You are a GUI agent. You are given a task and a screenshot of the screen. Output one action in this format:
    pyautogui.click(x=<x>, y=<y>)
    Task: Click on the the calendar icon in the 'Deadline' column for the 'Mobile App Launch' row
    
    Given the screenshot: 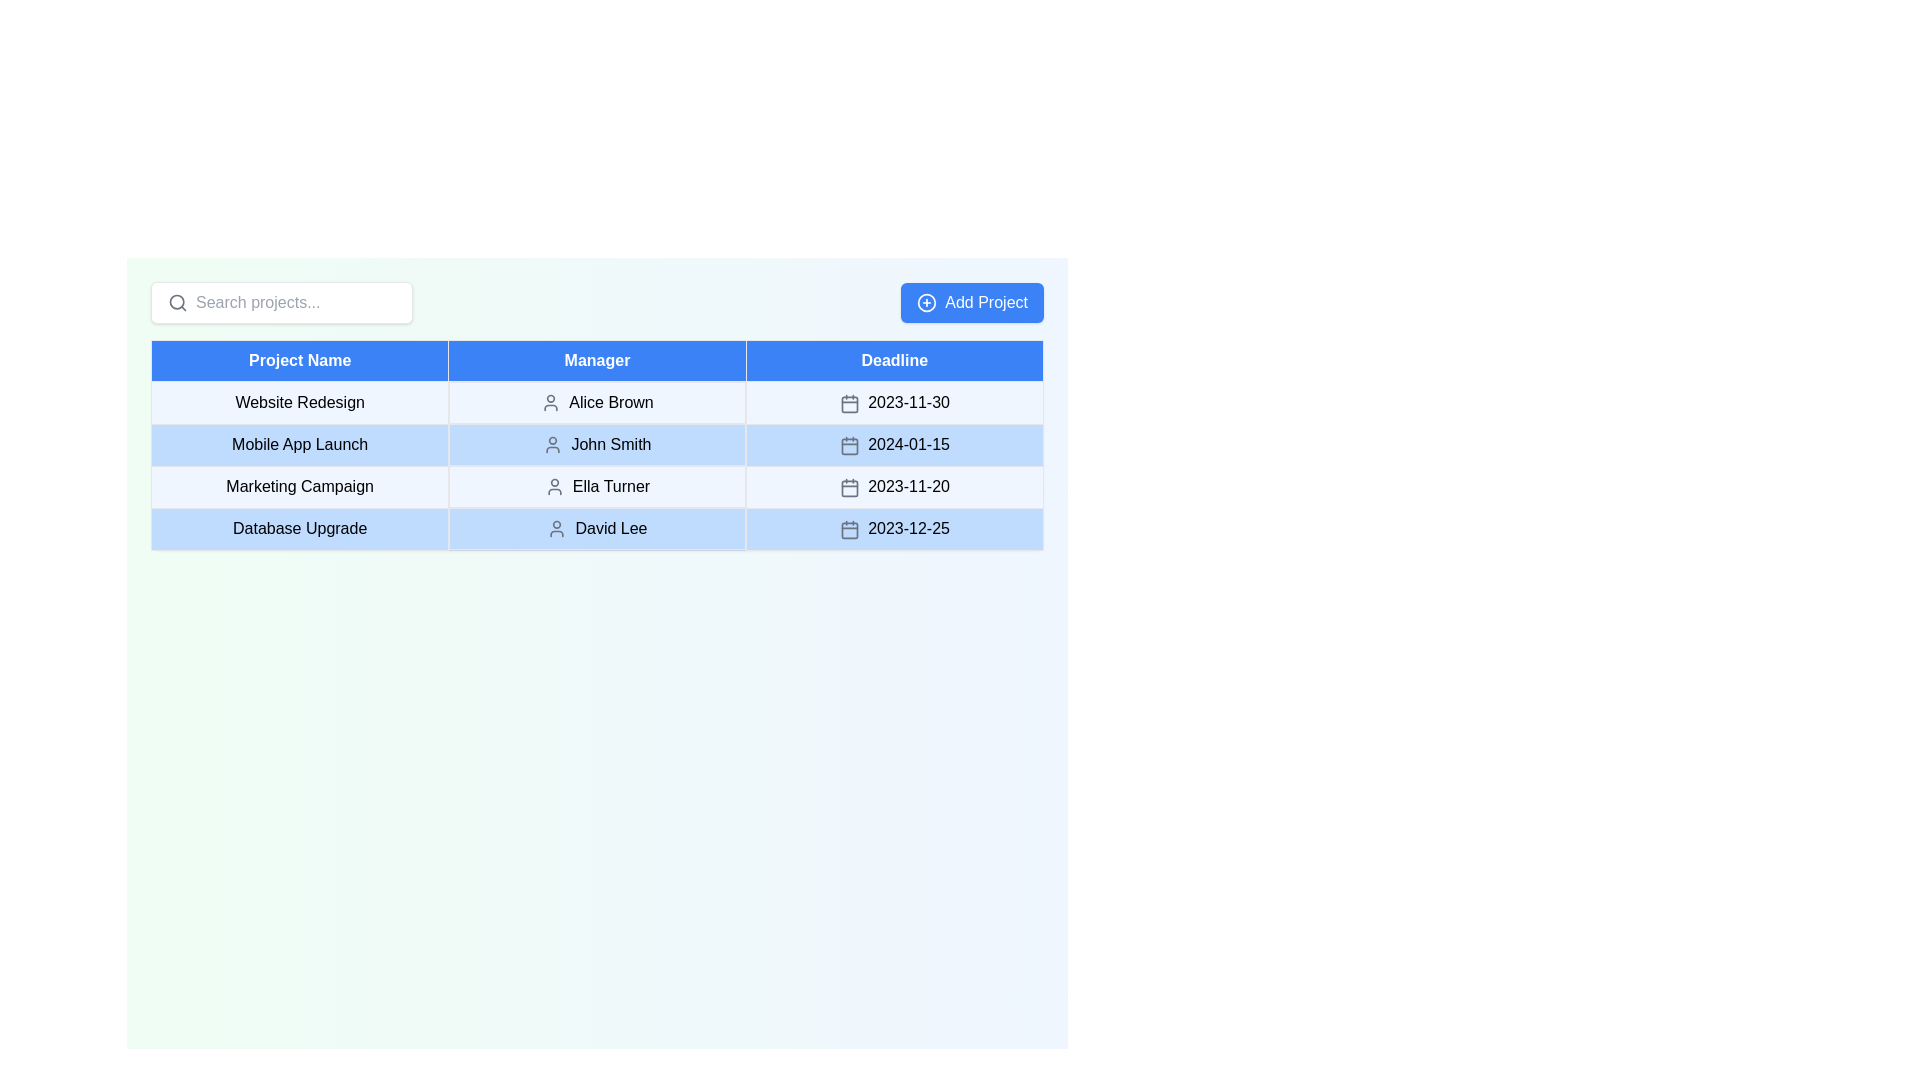 What is the action you would take?
    pyautogui.click(x=849, y=445)
    